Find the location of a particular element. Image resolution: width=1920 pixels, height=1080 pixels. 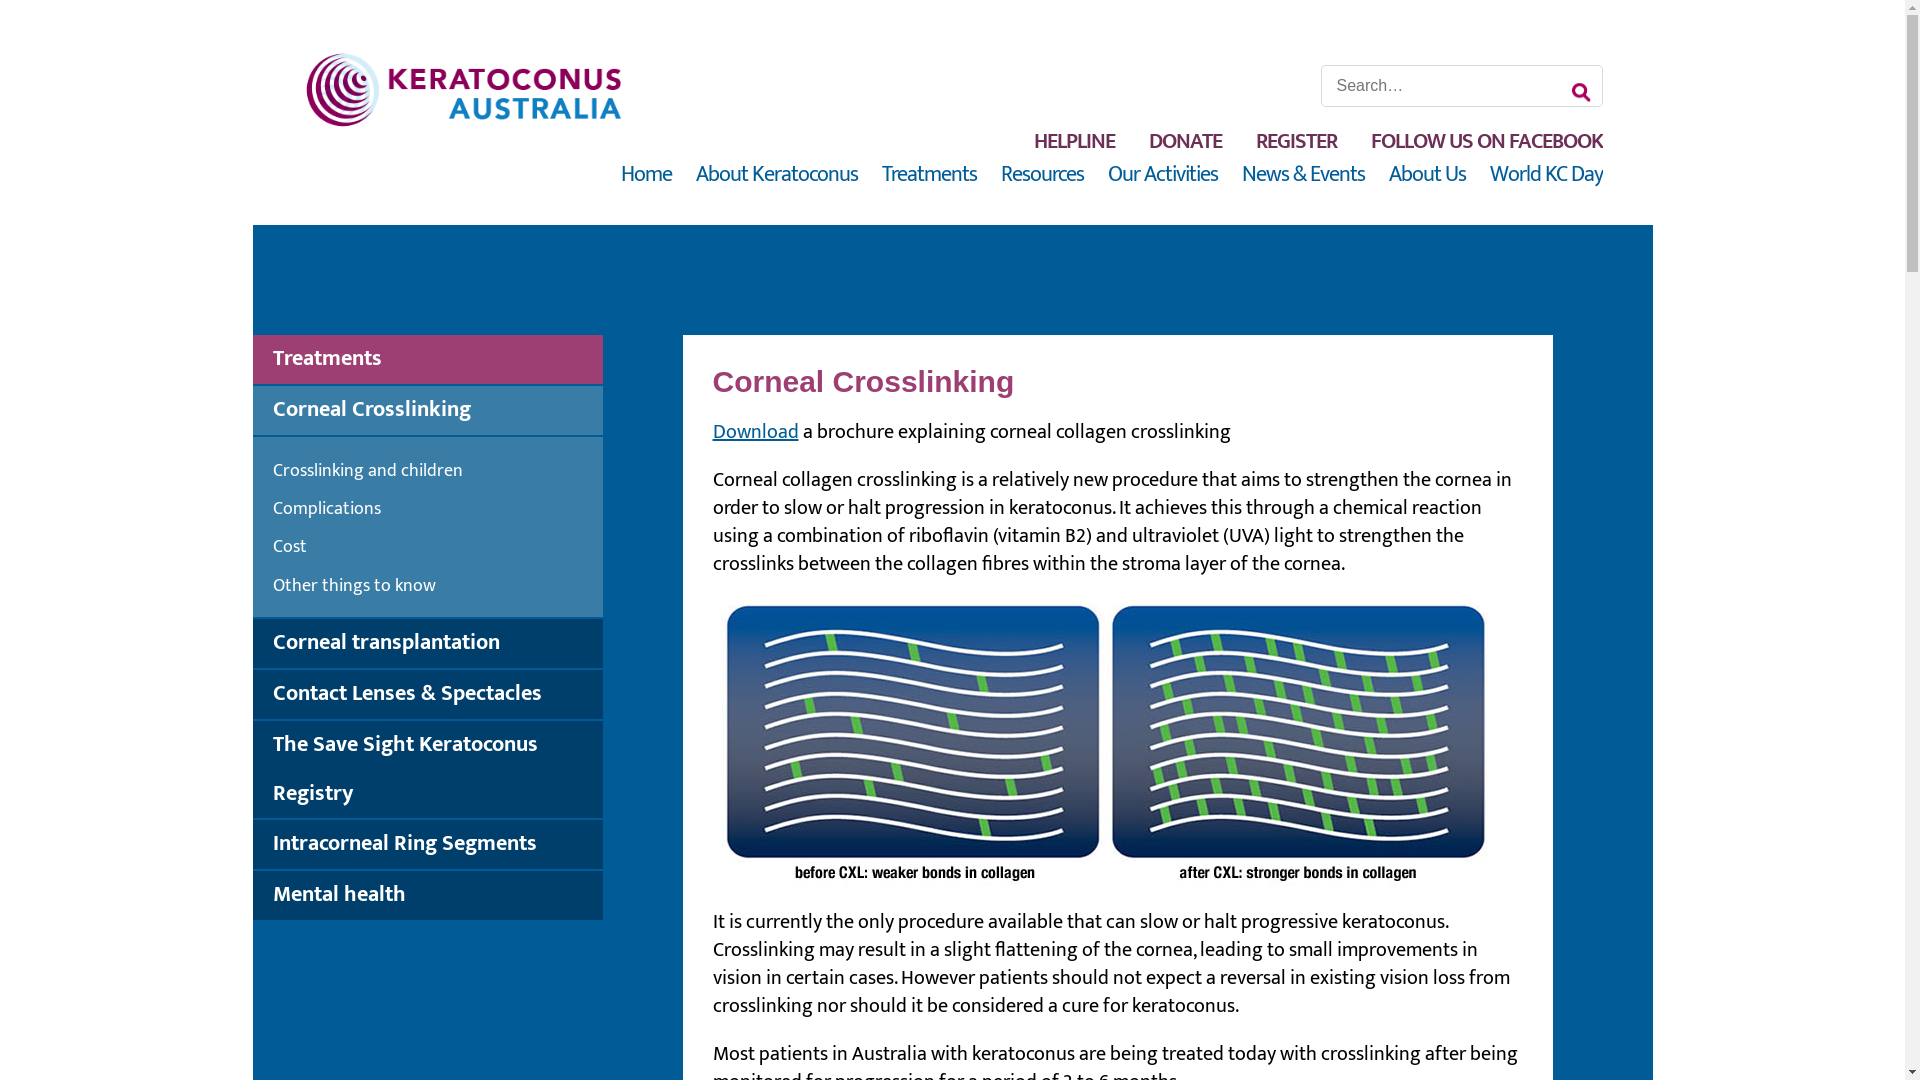

'Resources' is located at coordinates (1040, 173).